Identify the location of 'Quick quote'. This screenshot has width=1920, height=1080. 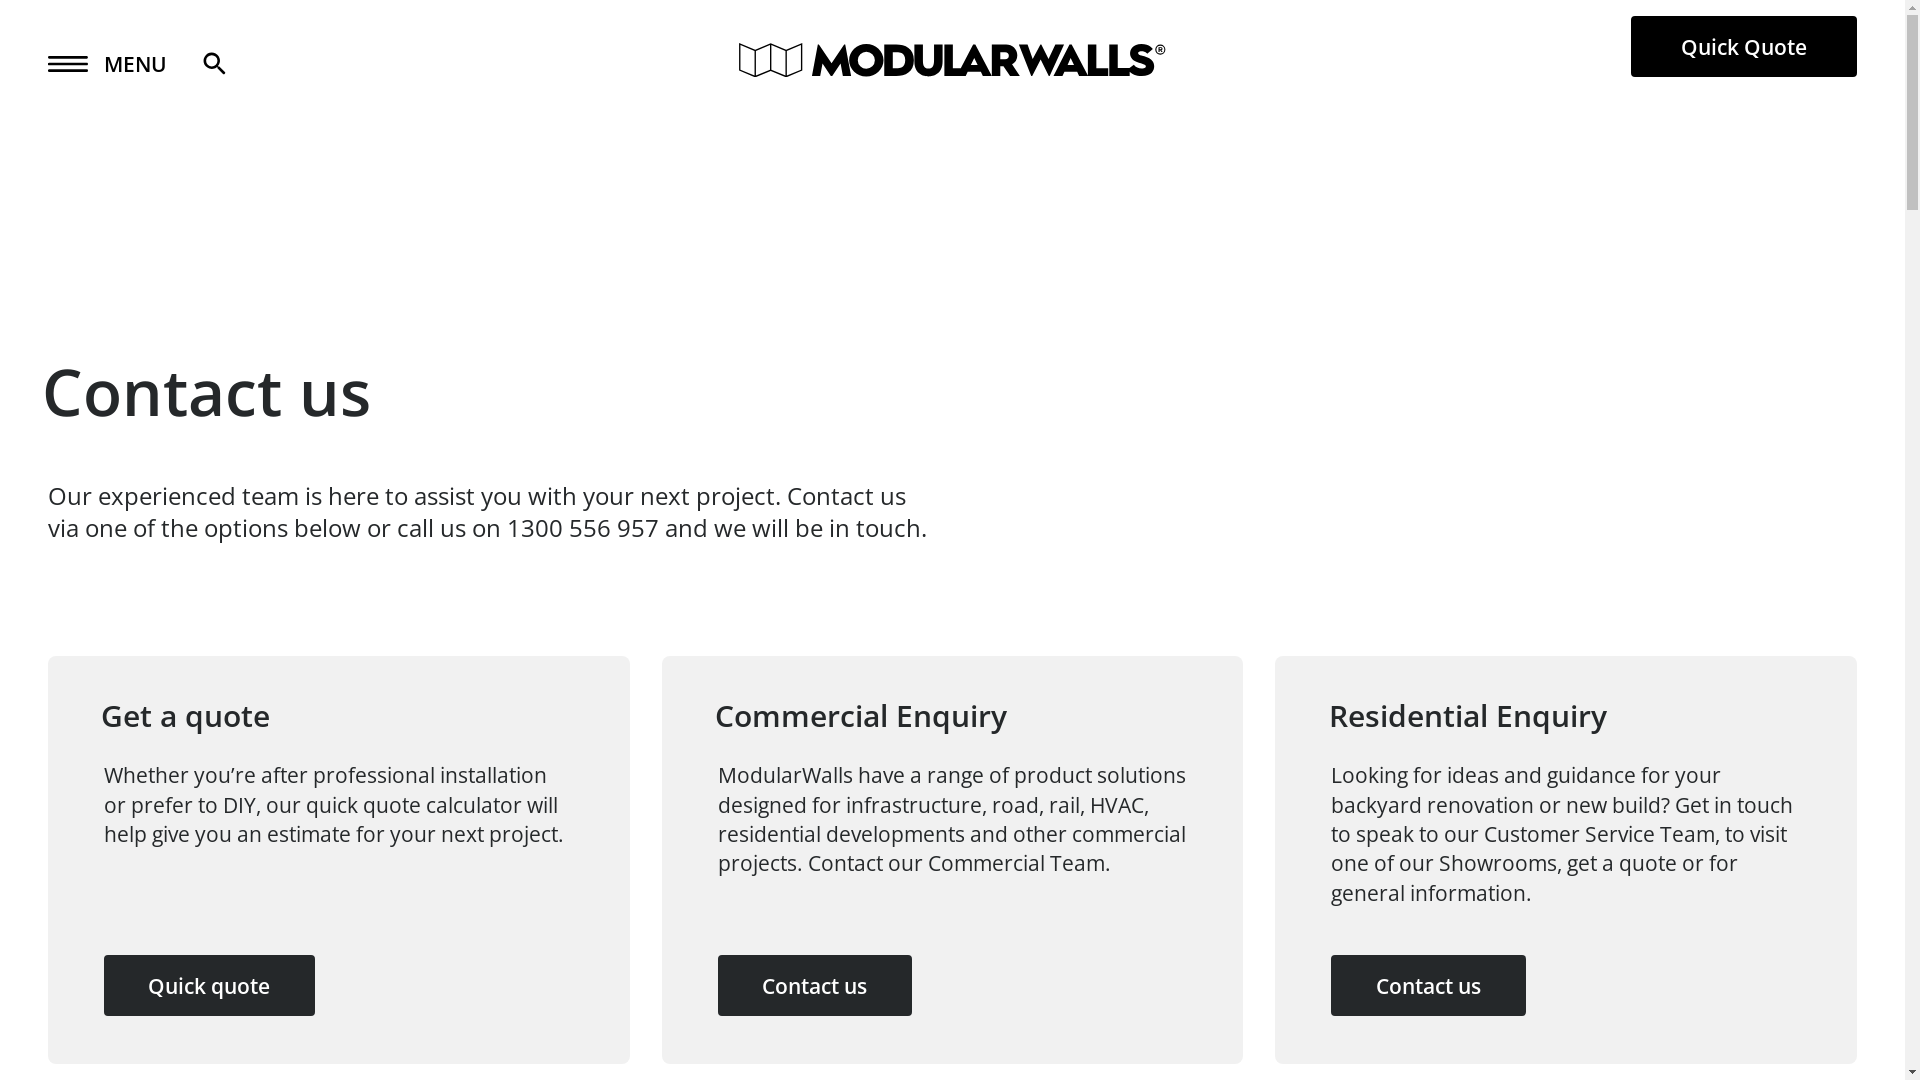
(209, 984).